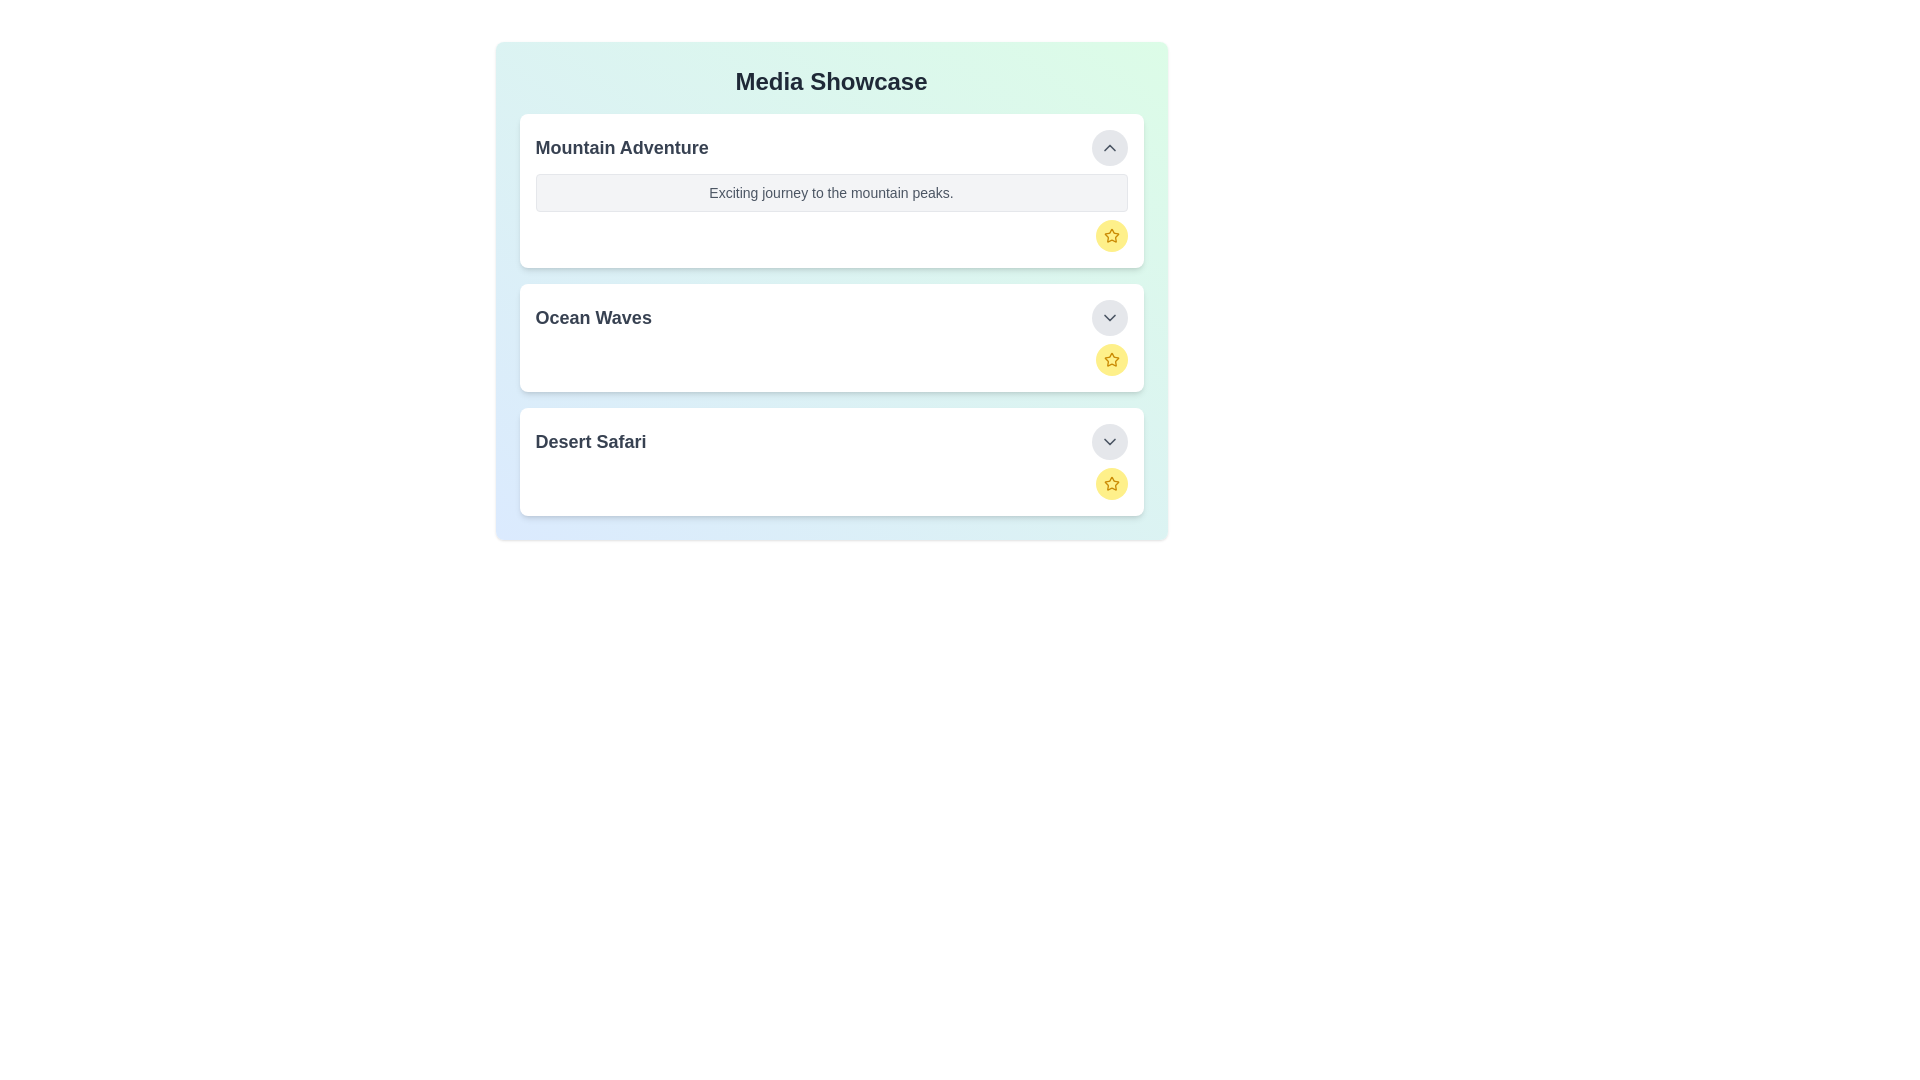  What do you see at coordinates (1110, 483) in the screenshot?
I see `favorite button for the item titled 'Desert Safari'` at bounding box center [1110, 483].